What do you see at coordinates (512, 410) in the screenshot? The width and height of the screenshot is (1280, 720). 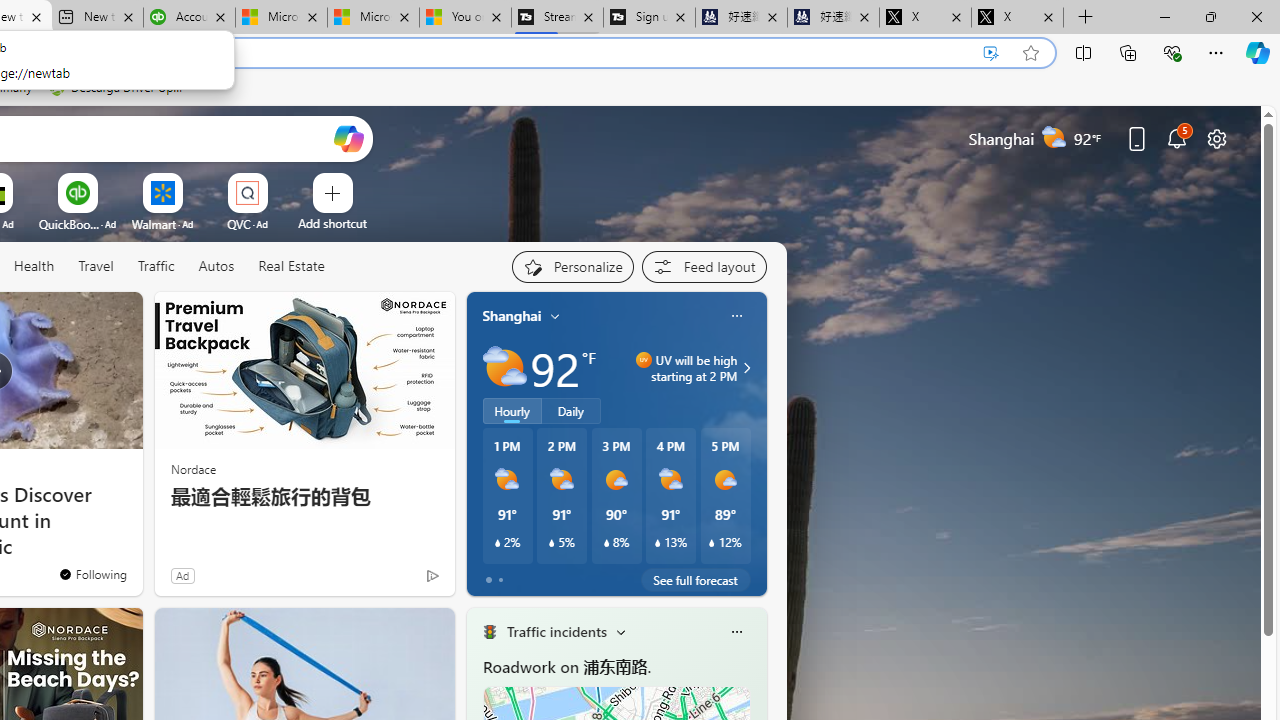 I see `'Hourly'` at bounding box center [512, 410].